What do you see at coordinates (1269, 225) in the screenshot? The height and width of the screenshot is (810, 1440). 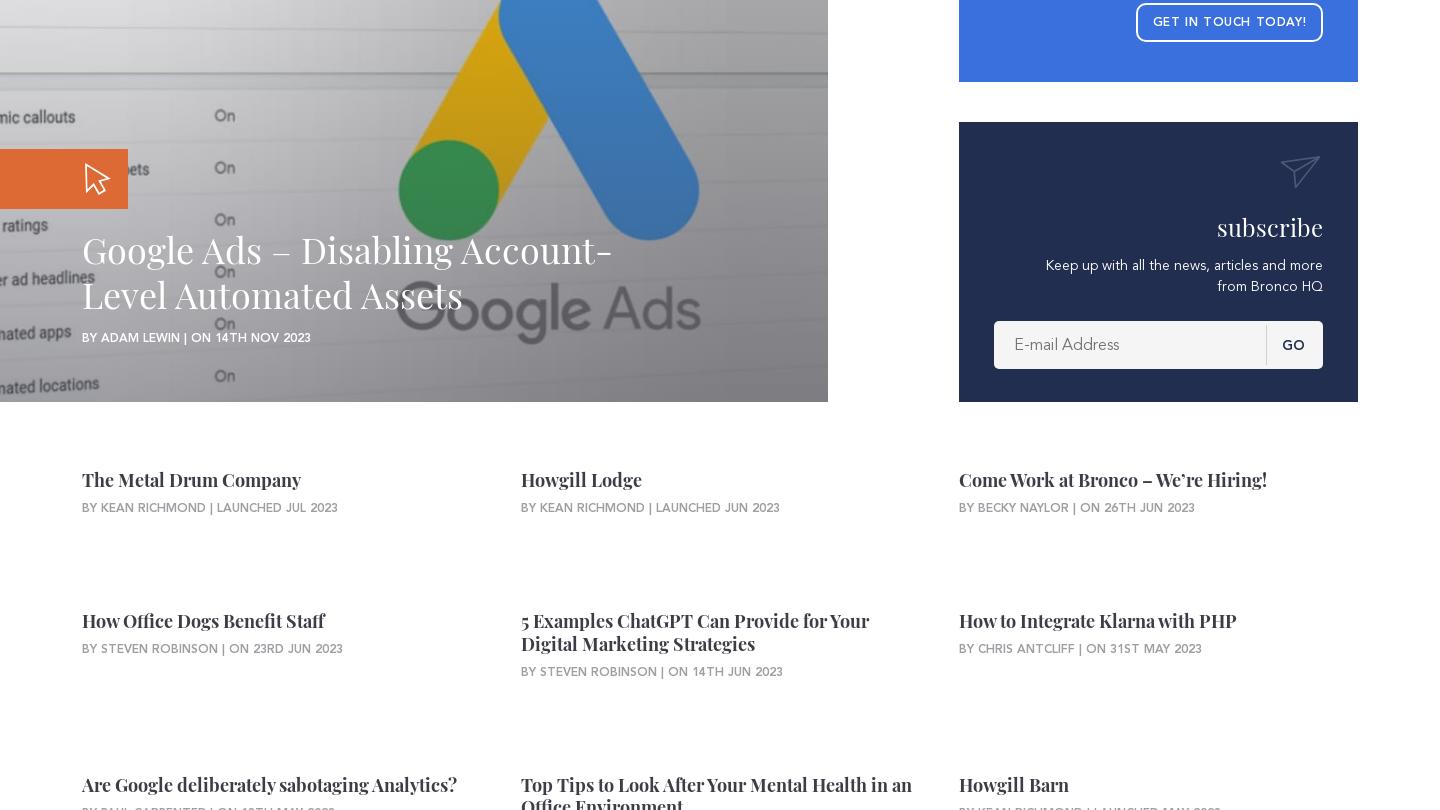 I see `'Subscribe'` at bounding box center [1269, 225].